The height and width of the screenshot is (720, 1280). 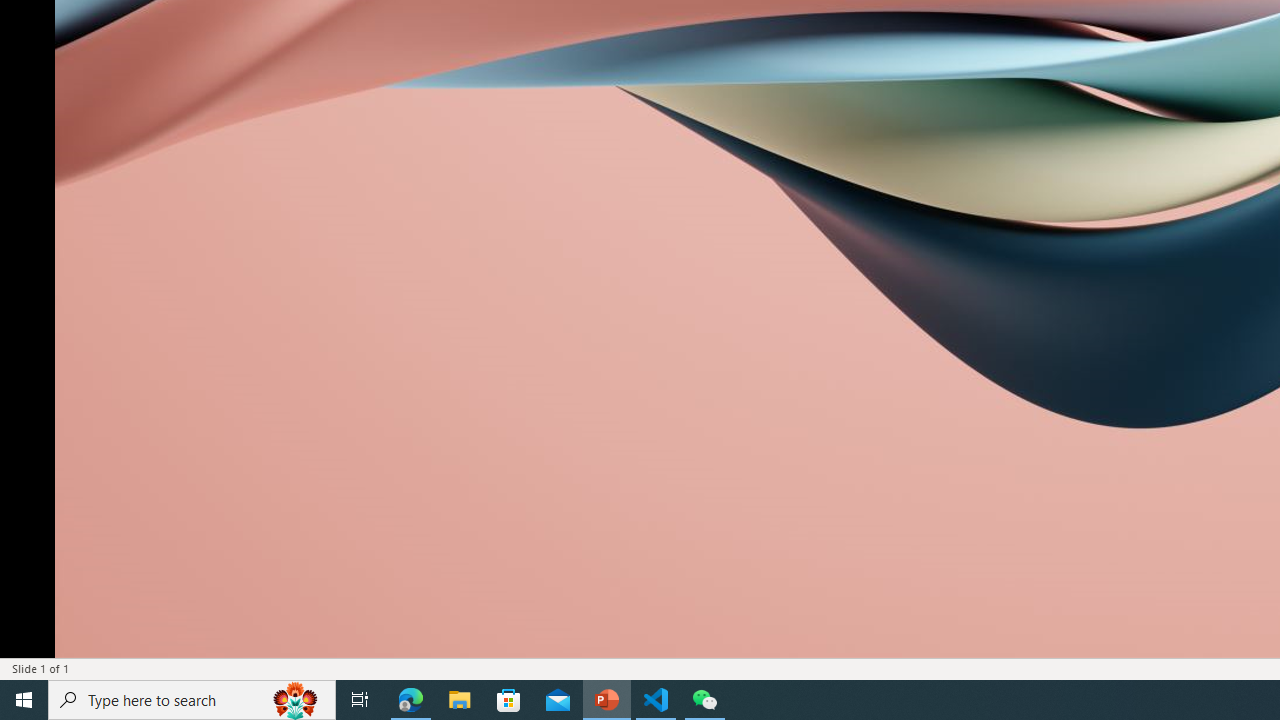 I want to click on 'Search highlights icon opens search home window', so click(x=294, y=698).